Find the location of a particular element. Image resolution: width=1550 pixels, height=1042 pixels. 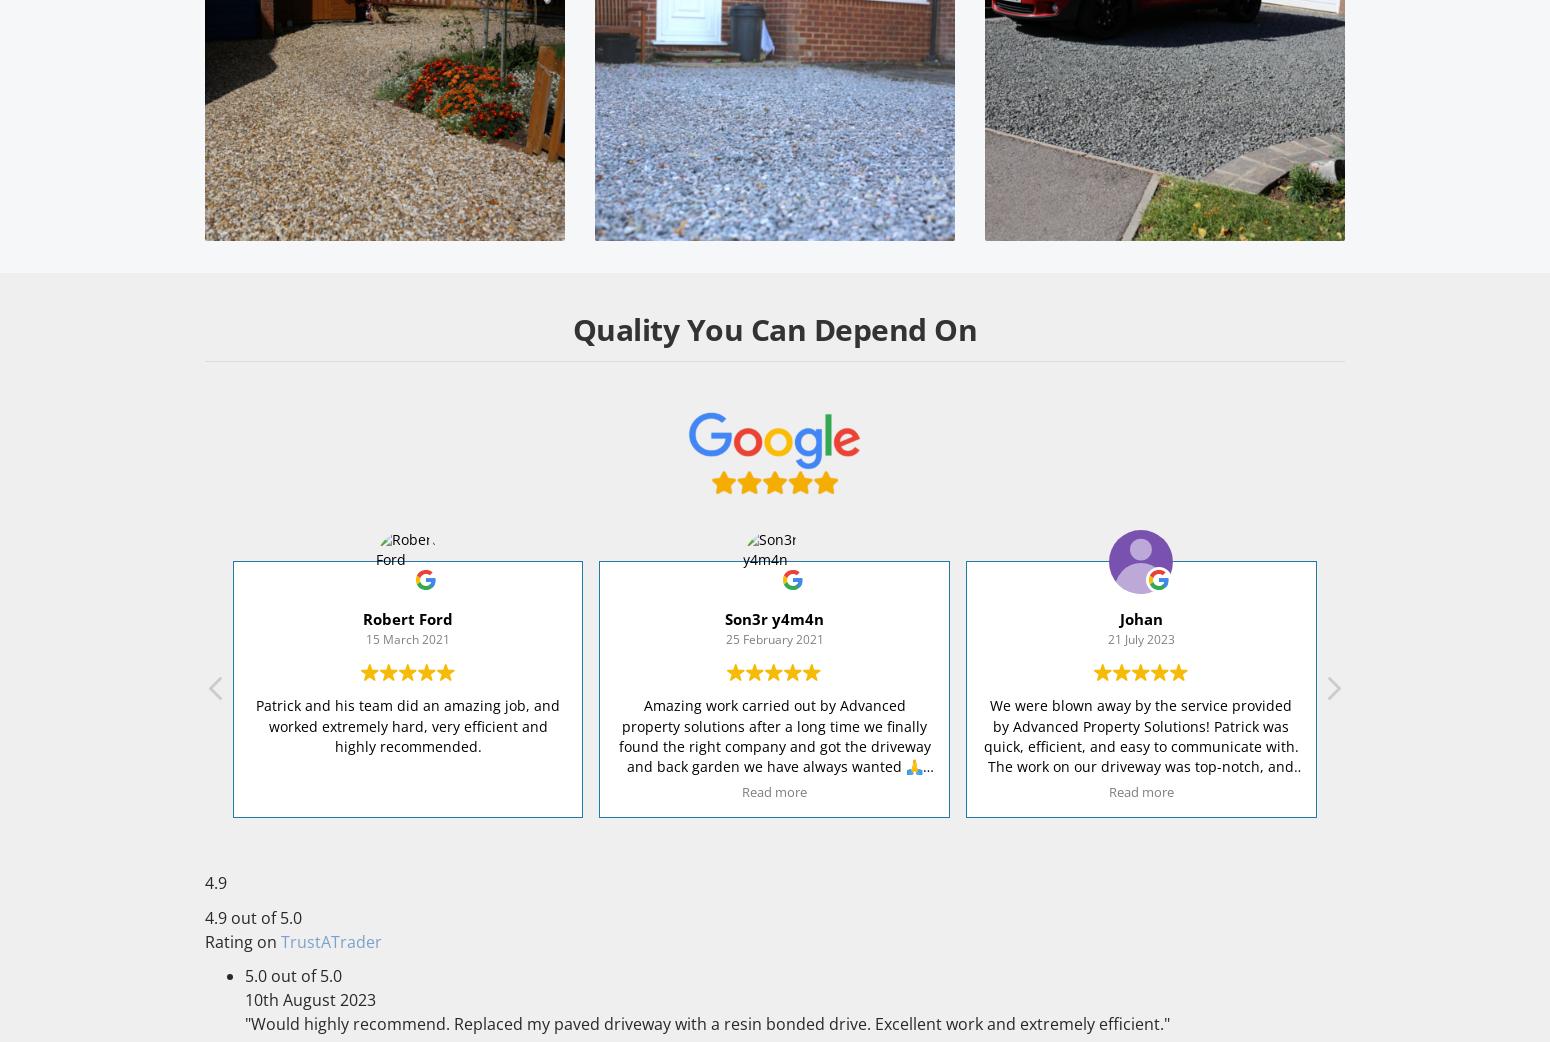

'21 July 2023' is located at coordinates (1106, 638).